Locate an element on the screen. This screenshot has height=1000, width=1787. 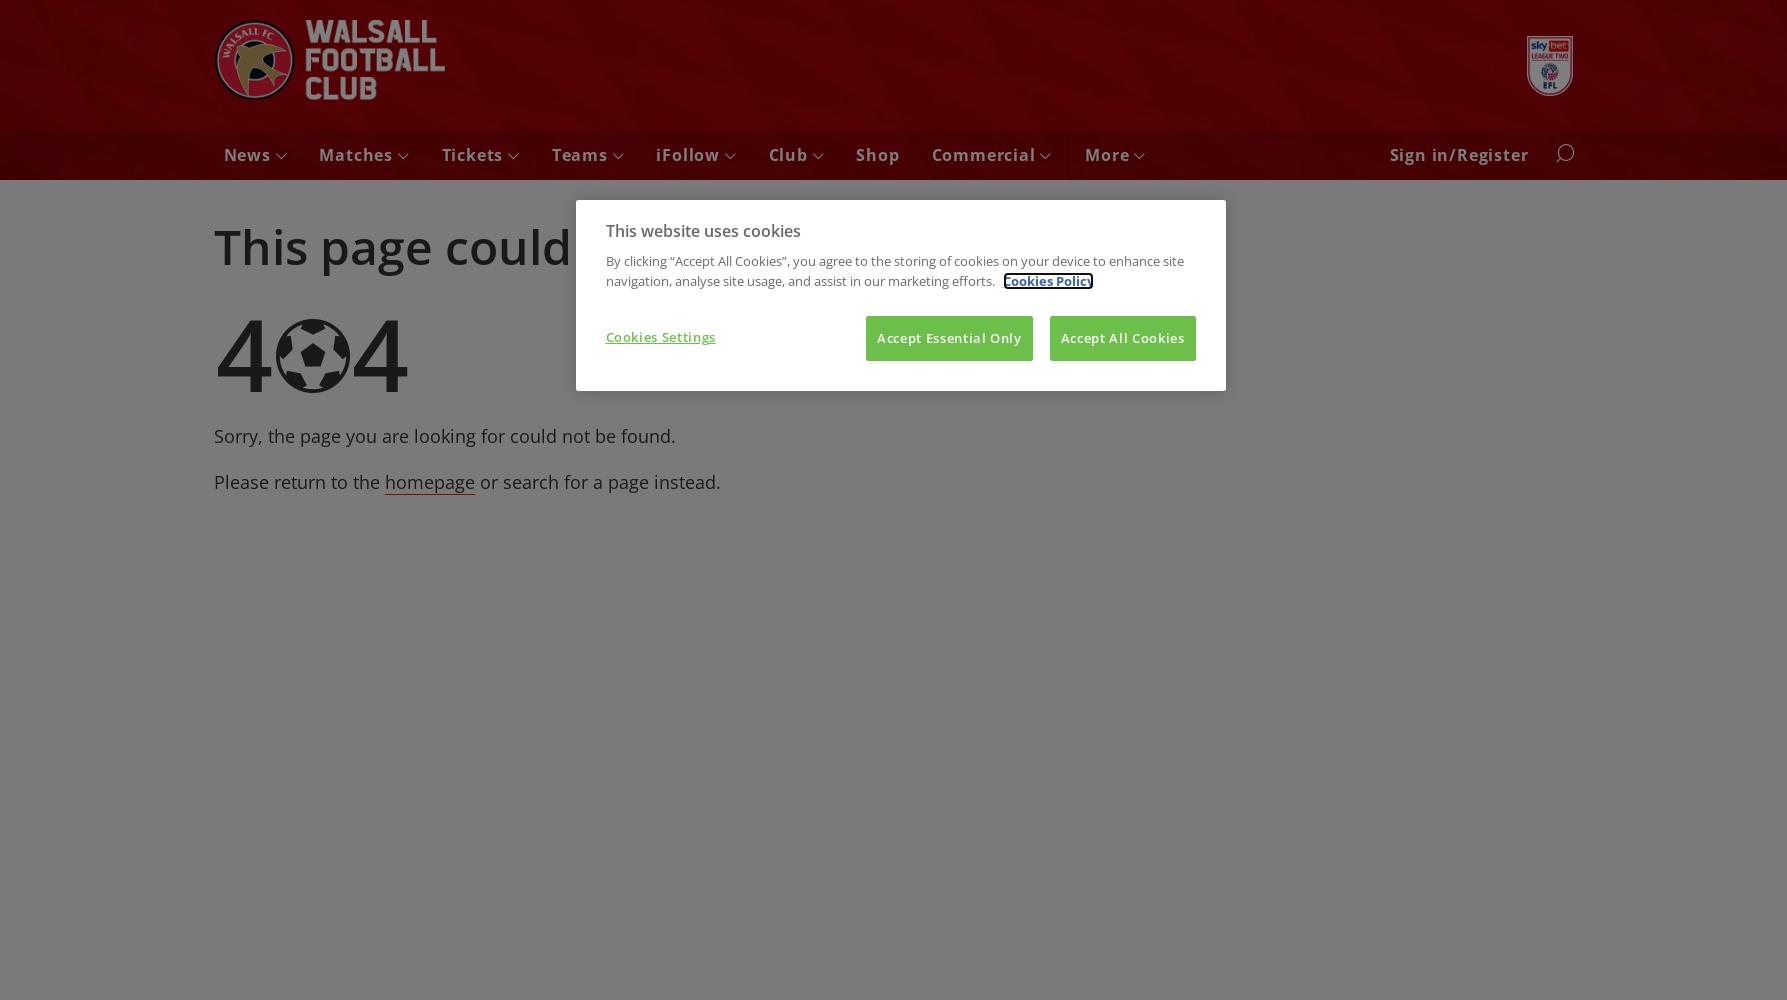
'Please return to the' is located at coordinates (212, 480).